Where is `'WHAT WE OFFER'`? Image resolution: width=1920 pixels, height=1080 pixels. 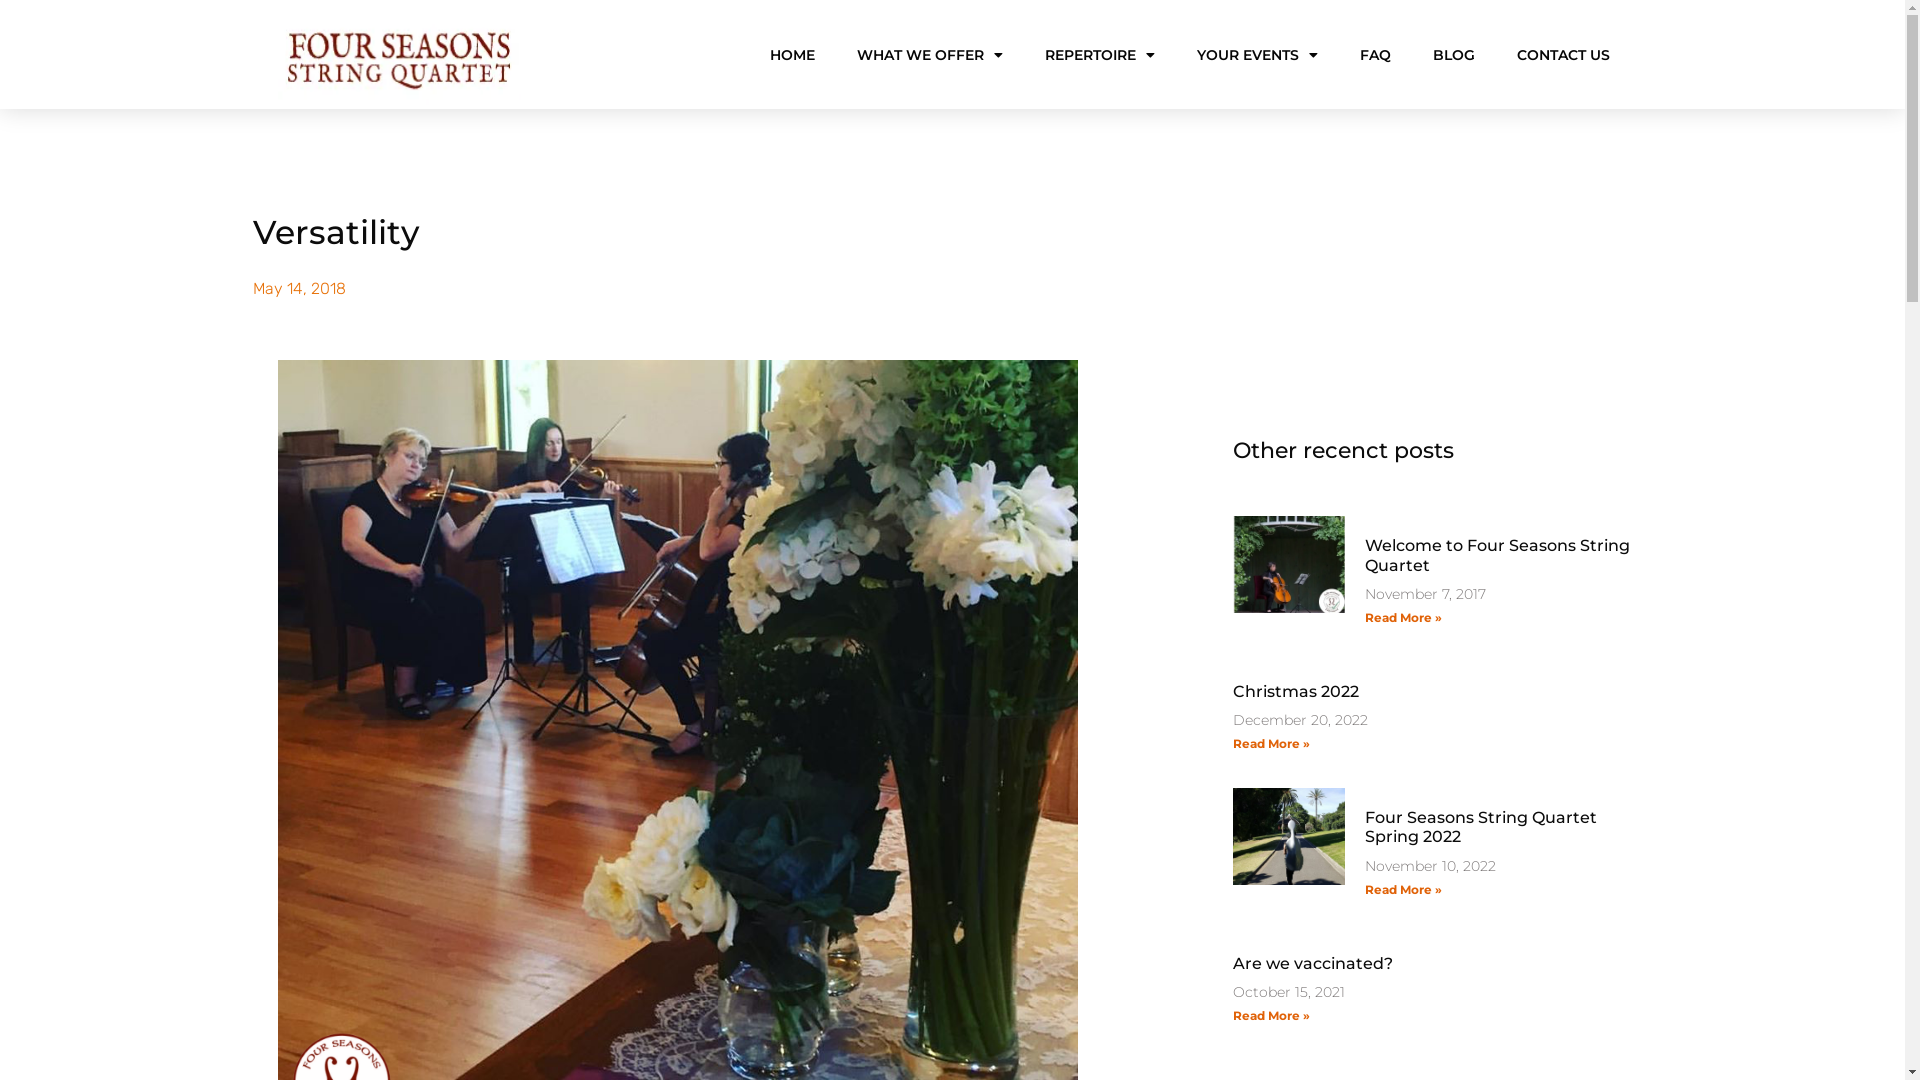
'WHAT WE OFFER' is located at coordinates (928, 53).